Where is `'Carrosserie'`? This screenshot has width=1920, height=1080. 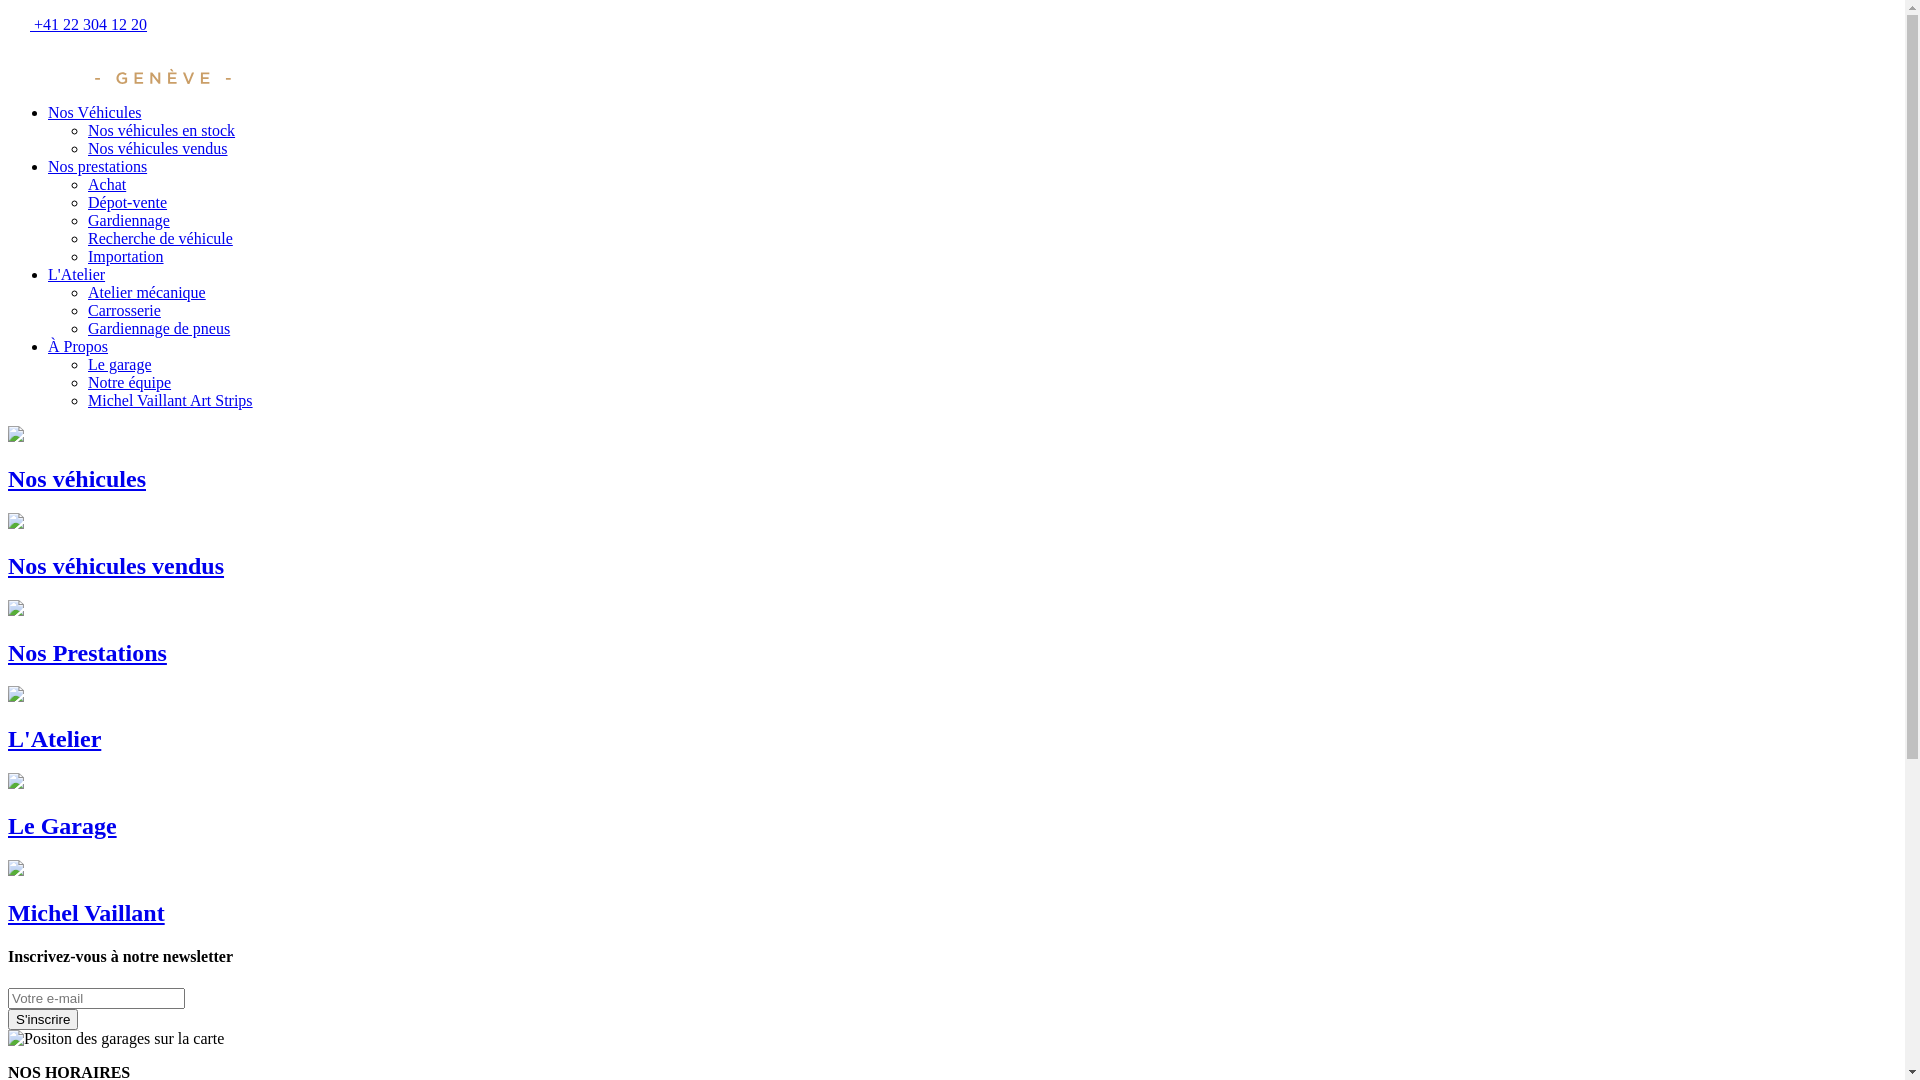
'Carrosserie' is located at coordinates (123, 310).